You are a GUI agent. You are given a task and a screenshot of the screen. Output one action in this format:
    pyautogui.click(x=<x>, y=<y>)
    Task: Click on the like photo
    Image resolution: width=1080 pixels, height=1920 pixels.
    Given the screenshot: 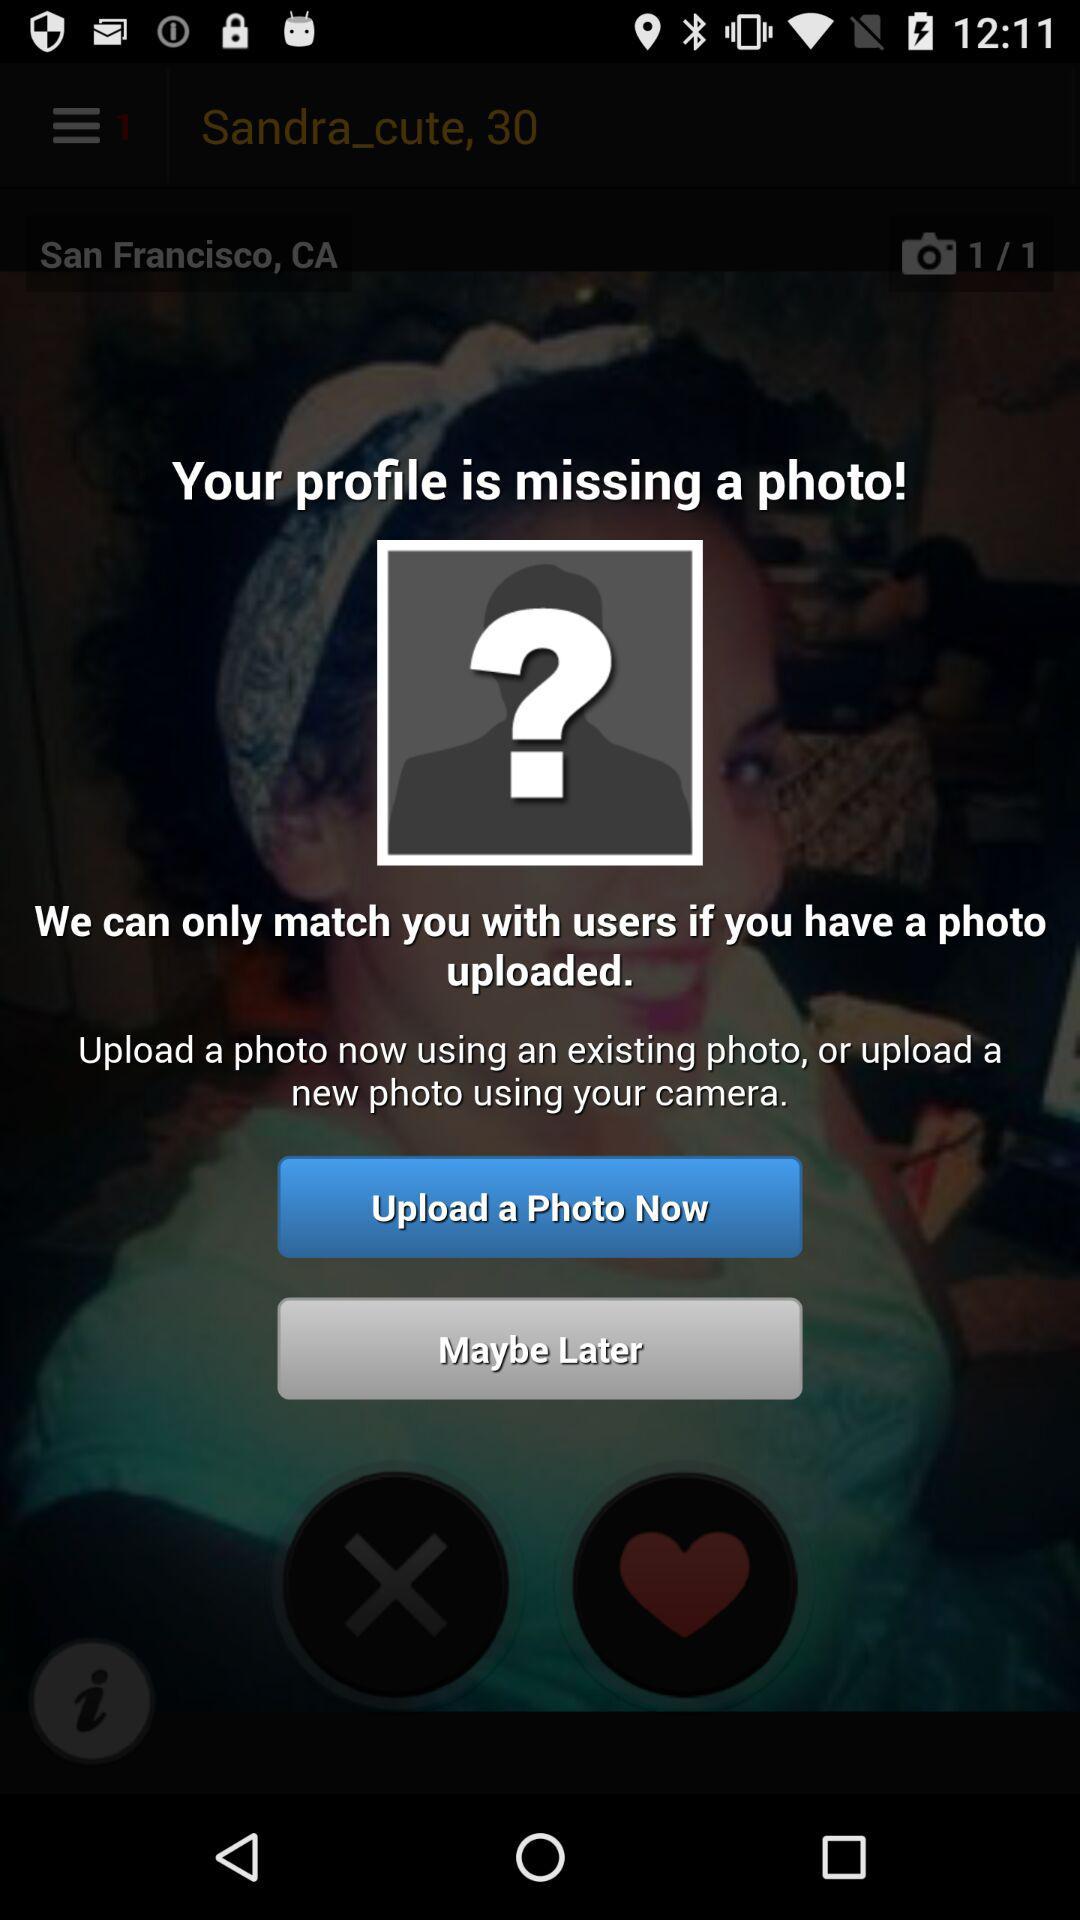 What is the action you would take?
    pyautogui.click(x=682, y=1583)
    